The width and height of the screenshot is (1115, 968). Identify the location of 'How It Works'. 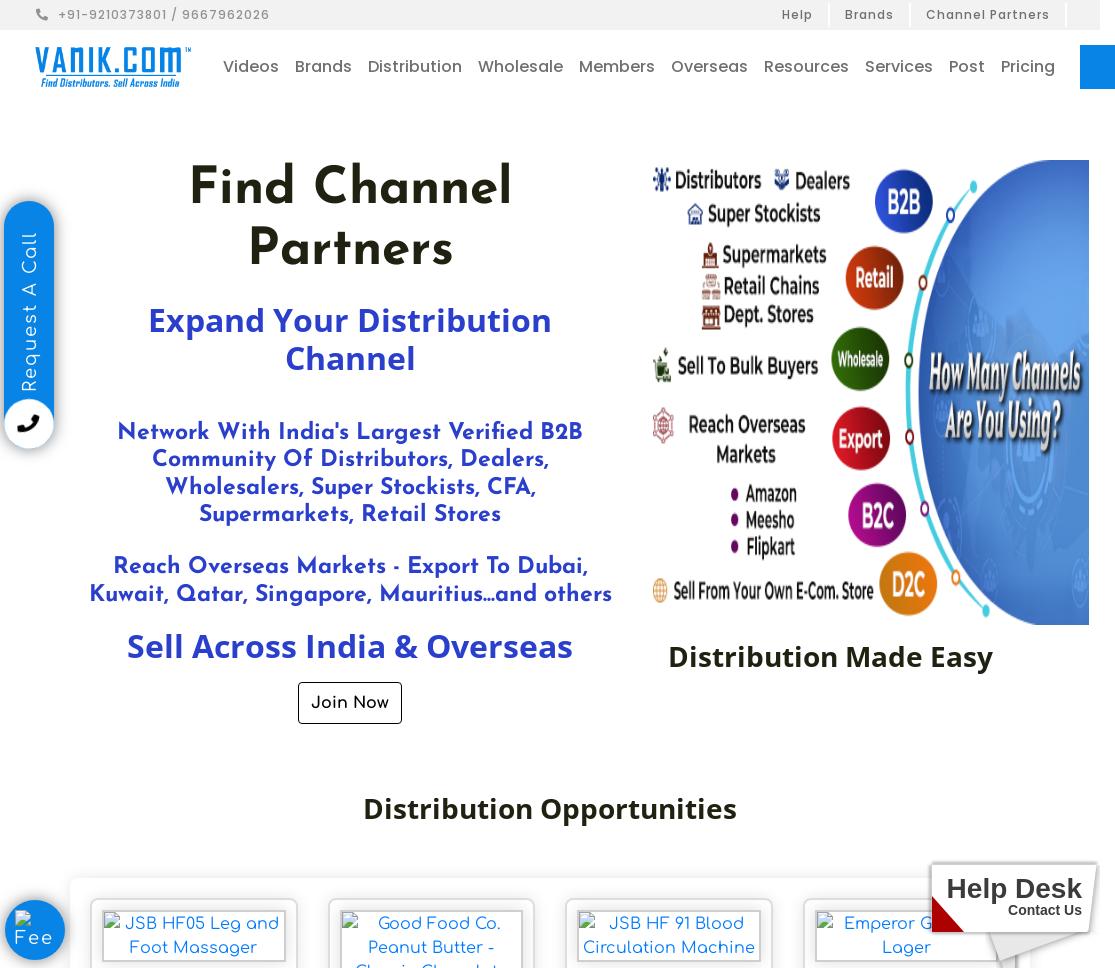
(950, 139).